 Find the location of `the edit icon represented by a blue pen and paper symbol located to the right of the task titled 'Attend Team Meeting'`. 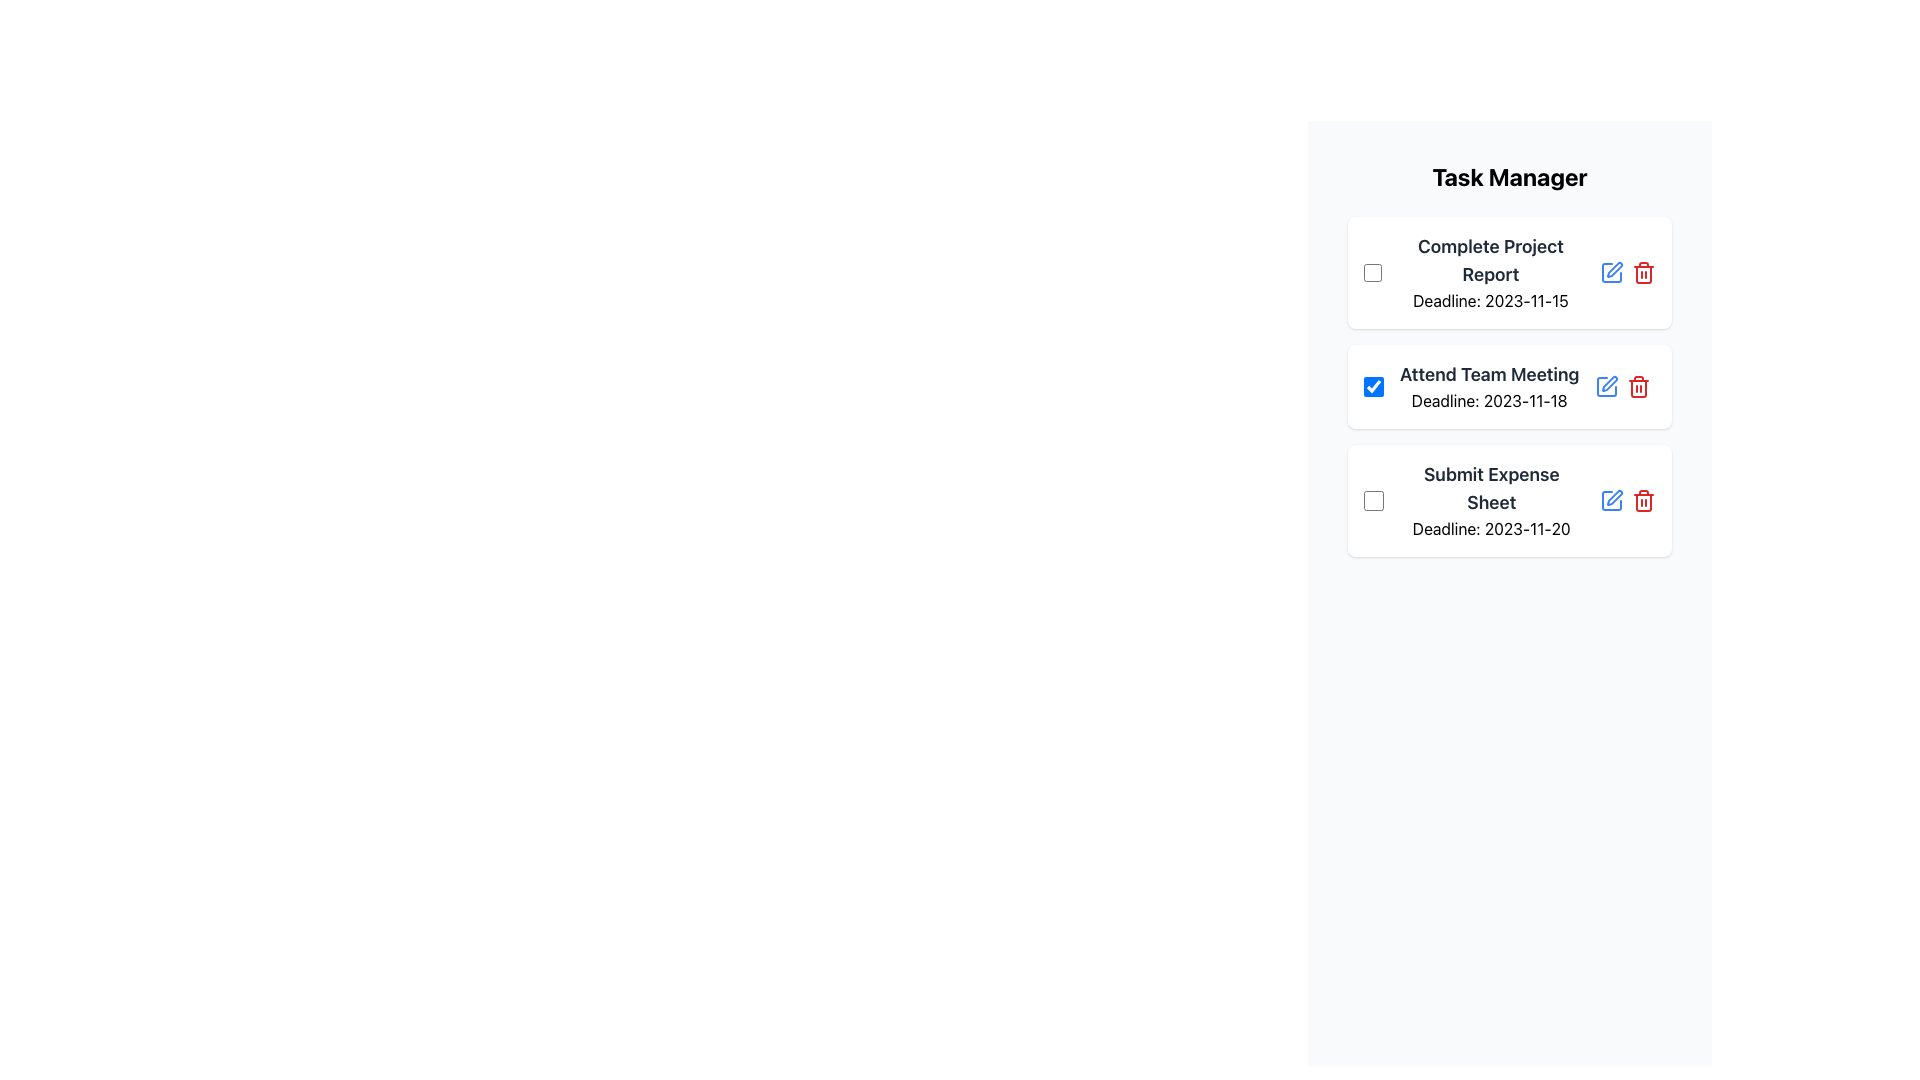

the edit icon represented by a blue pen and paper symbol located to the right of the task titled 'Attend Team Meeting' is located at coordinates (1612, 273).